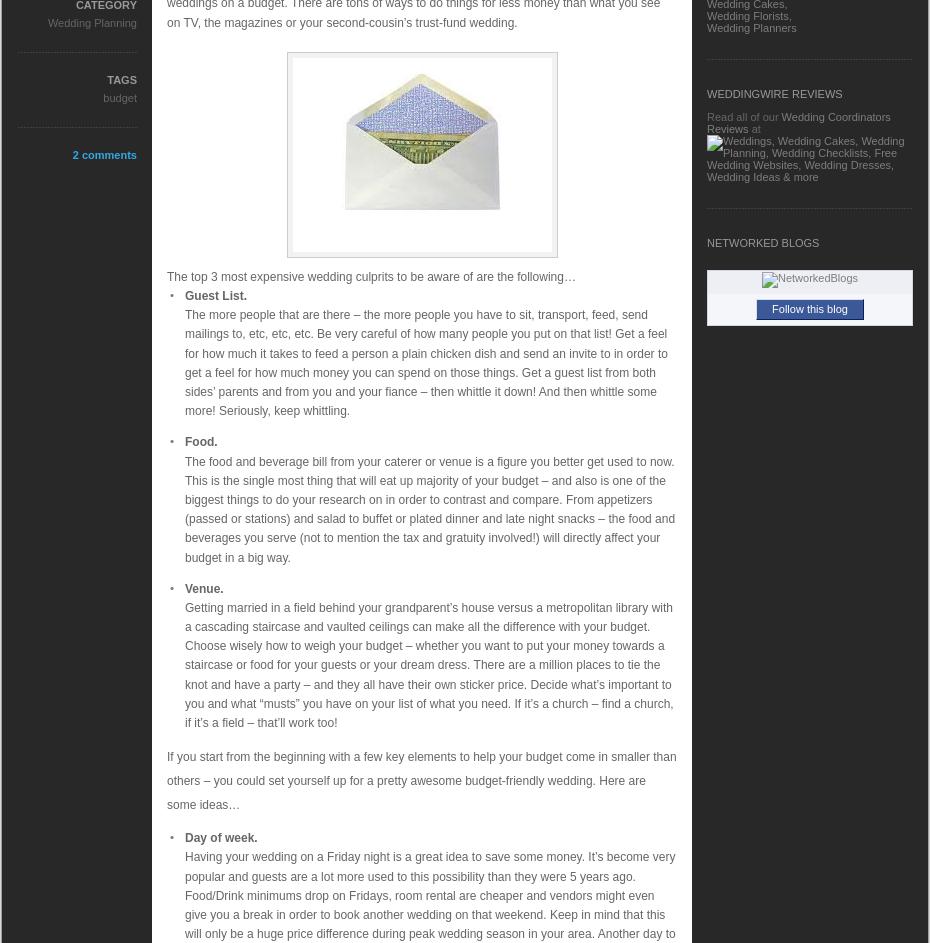 The height and width of the screenshot is (943, 930). I want to click on 'The more people that are there – the more people you have to sit, transport, feed, send mailings to, etc, etc, etc. Be very careful of how many people you put on that list! Get a feel for how much it takes to feed a person a plain chicken dish and send an invite to in order to get a feel for how much money you can spend on those things. Get a guest list from both sides’ parents and from you and your fiance – then whittle it down! And then whittle some more! Seriously, keep whittling.', so click(426, 362).